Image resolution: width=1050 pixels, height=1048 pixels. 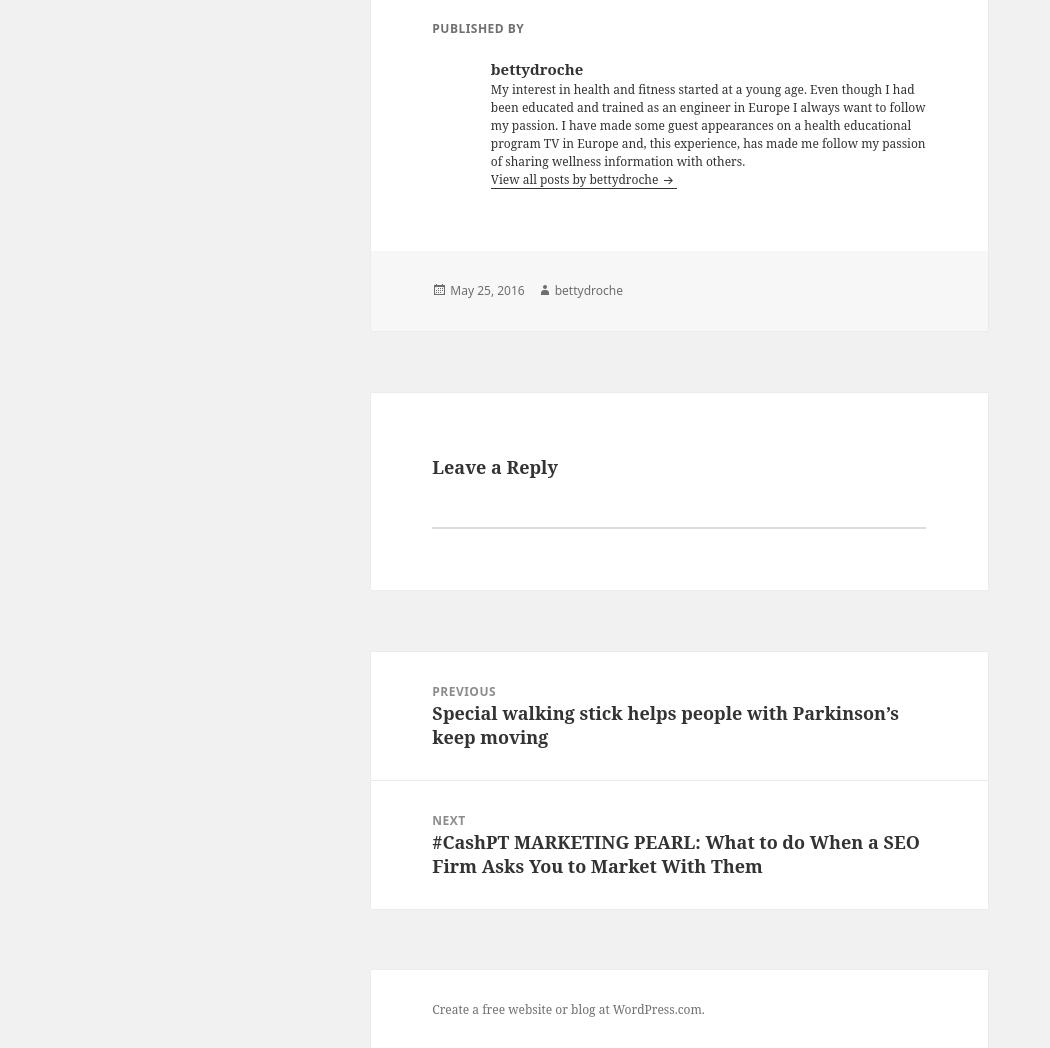 What do you see at coordinates (463, 690) in the screenshot?
I see `'Previous'` at bounding box center [463, 690].